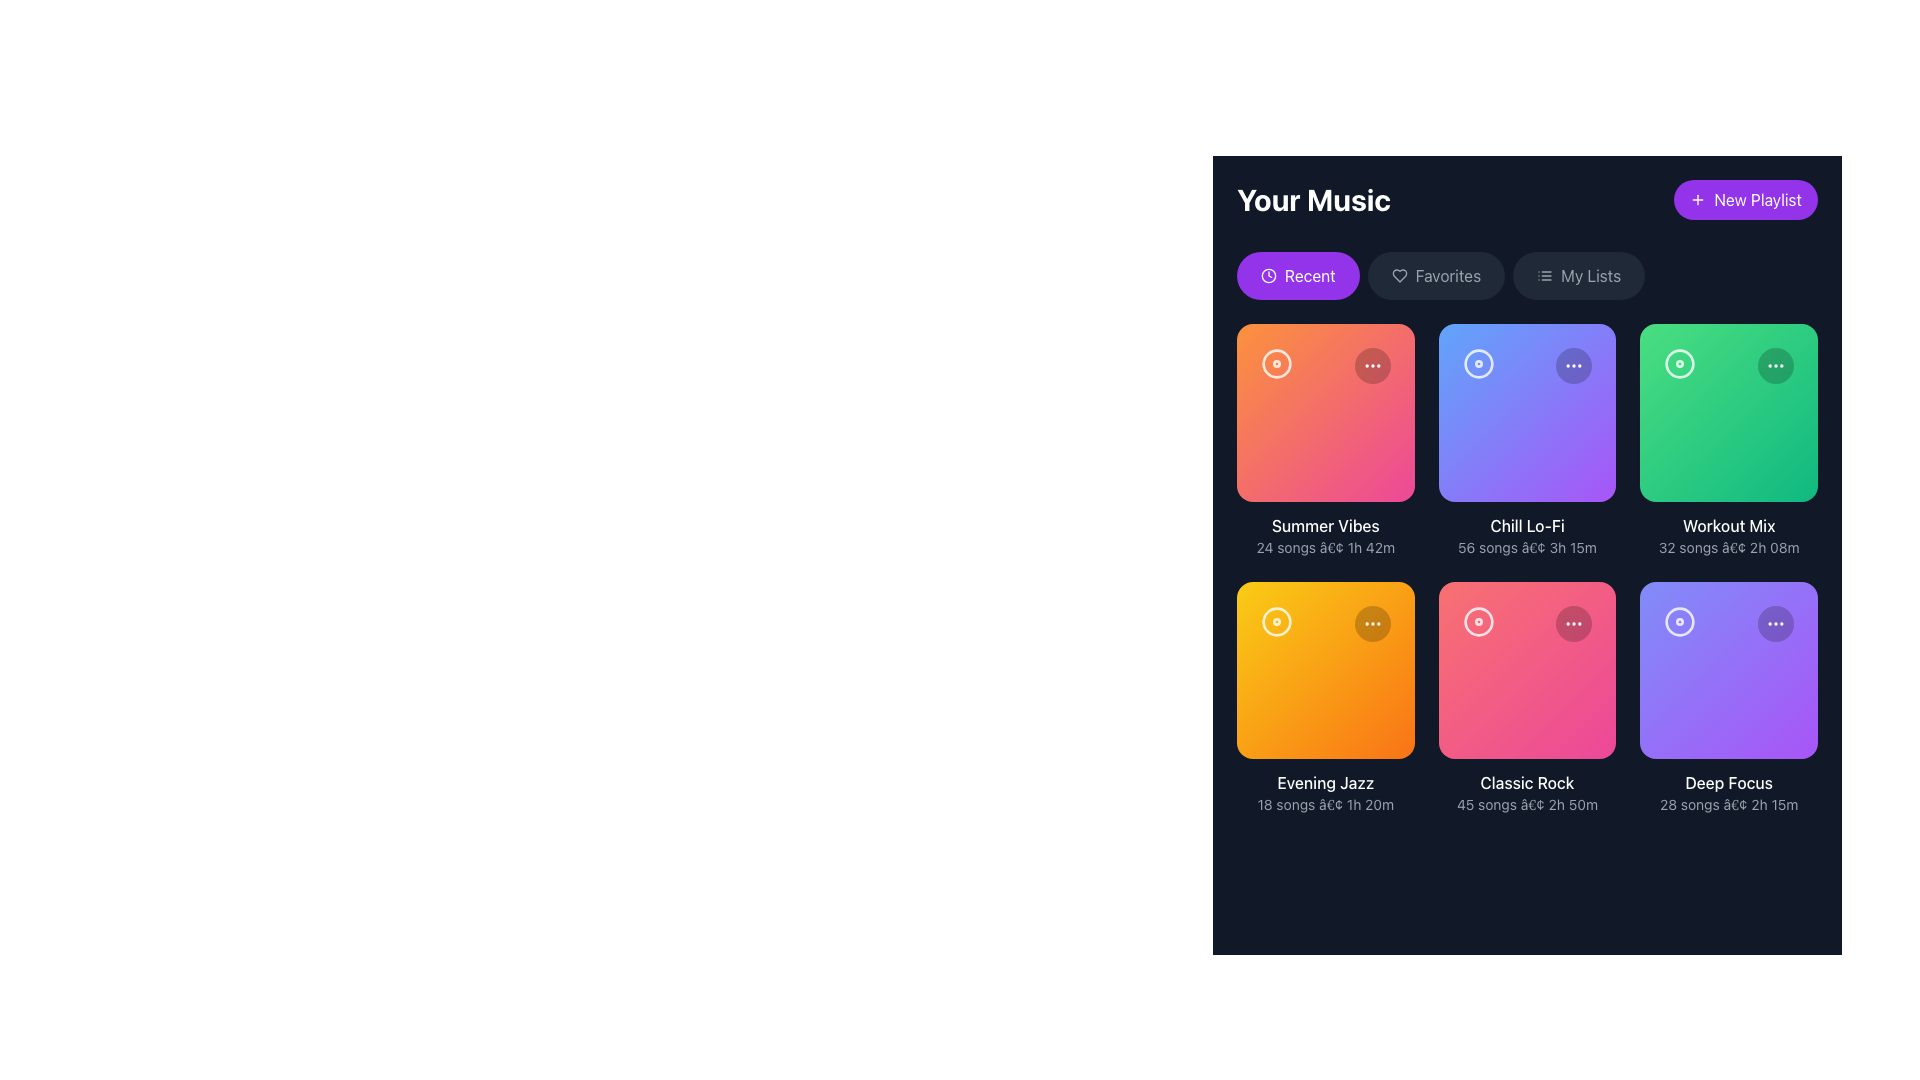 The image size is (1920, 1080). I want to click on the circular button icon with concentric rings located centrally within the 'Chill Lo-Fi' blue square card, so click(1478, 363).